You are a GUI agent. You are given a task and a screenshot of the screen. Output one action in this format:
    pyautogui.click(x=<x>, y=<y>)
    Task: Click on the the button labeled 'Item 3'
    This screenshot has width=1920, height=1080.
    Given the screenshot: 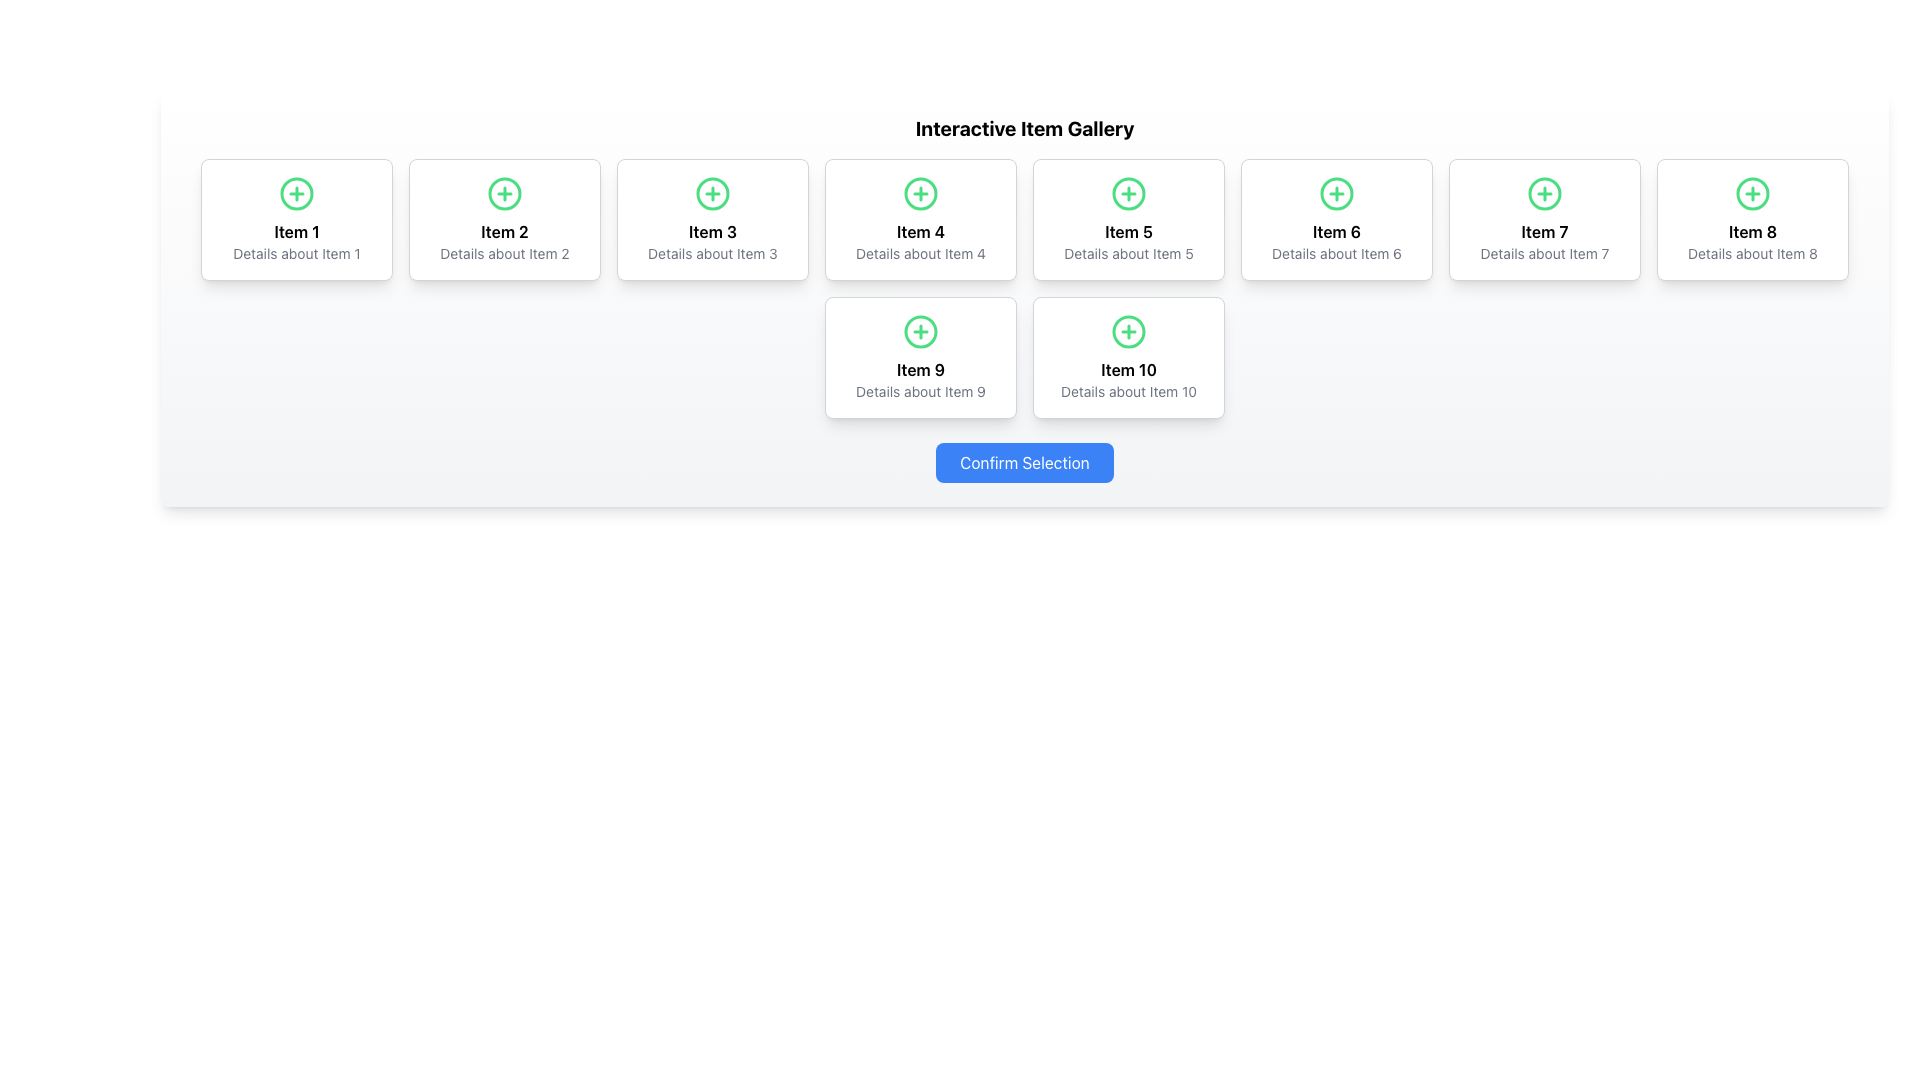 What is the action you would take?
    pyautogui.click(x=713, y=193)
    